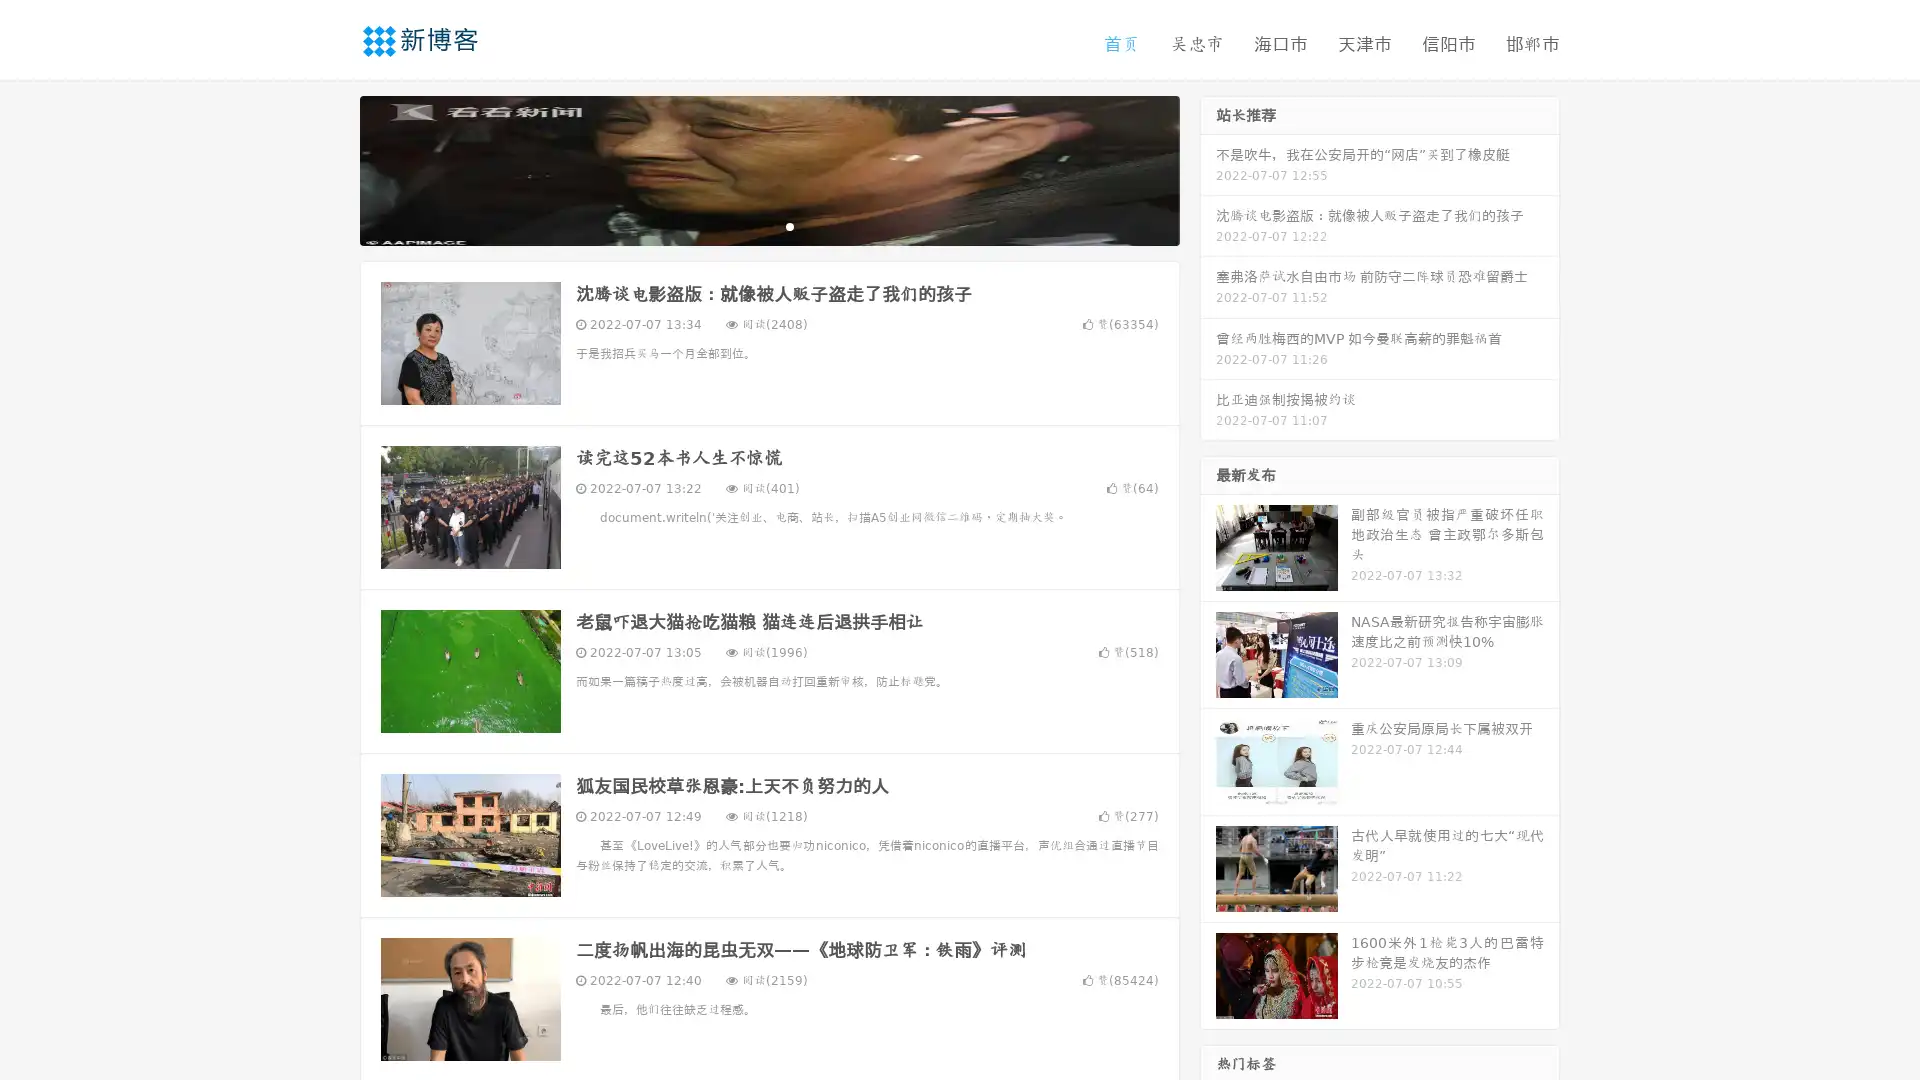  I want to click on Go to slide 1, so click(748, 225).